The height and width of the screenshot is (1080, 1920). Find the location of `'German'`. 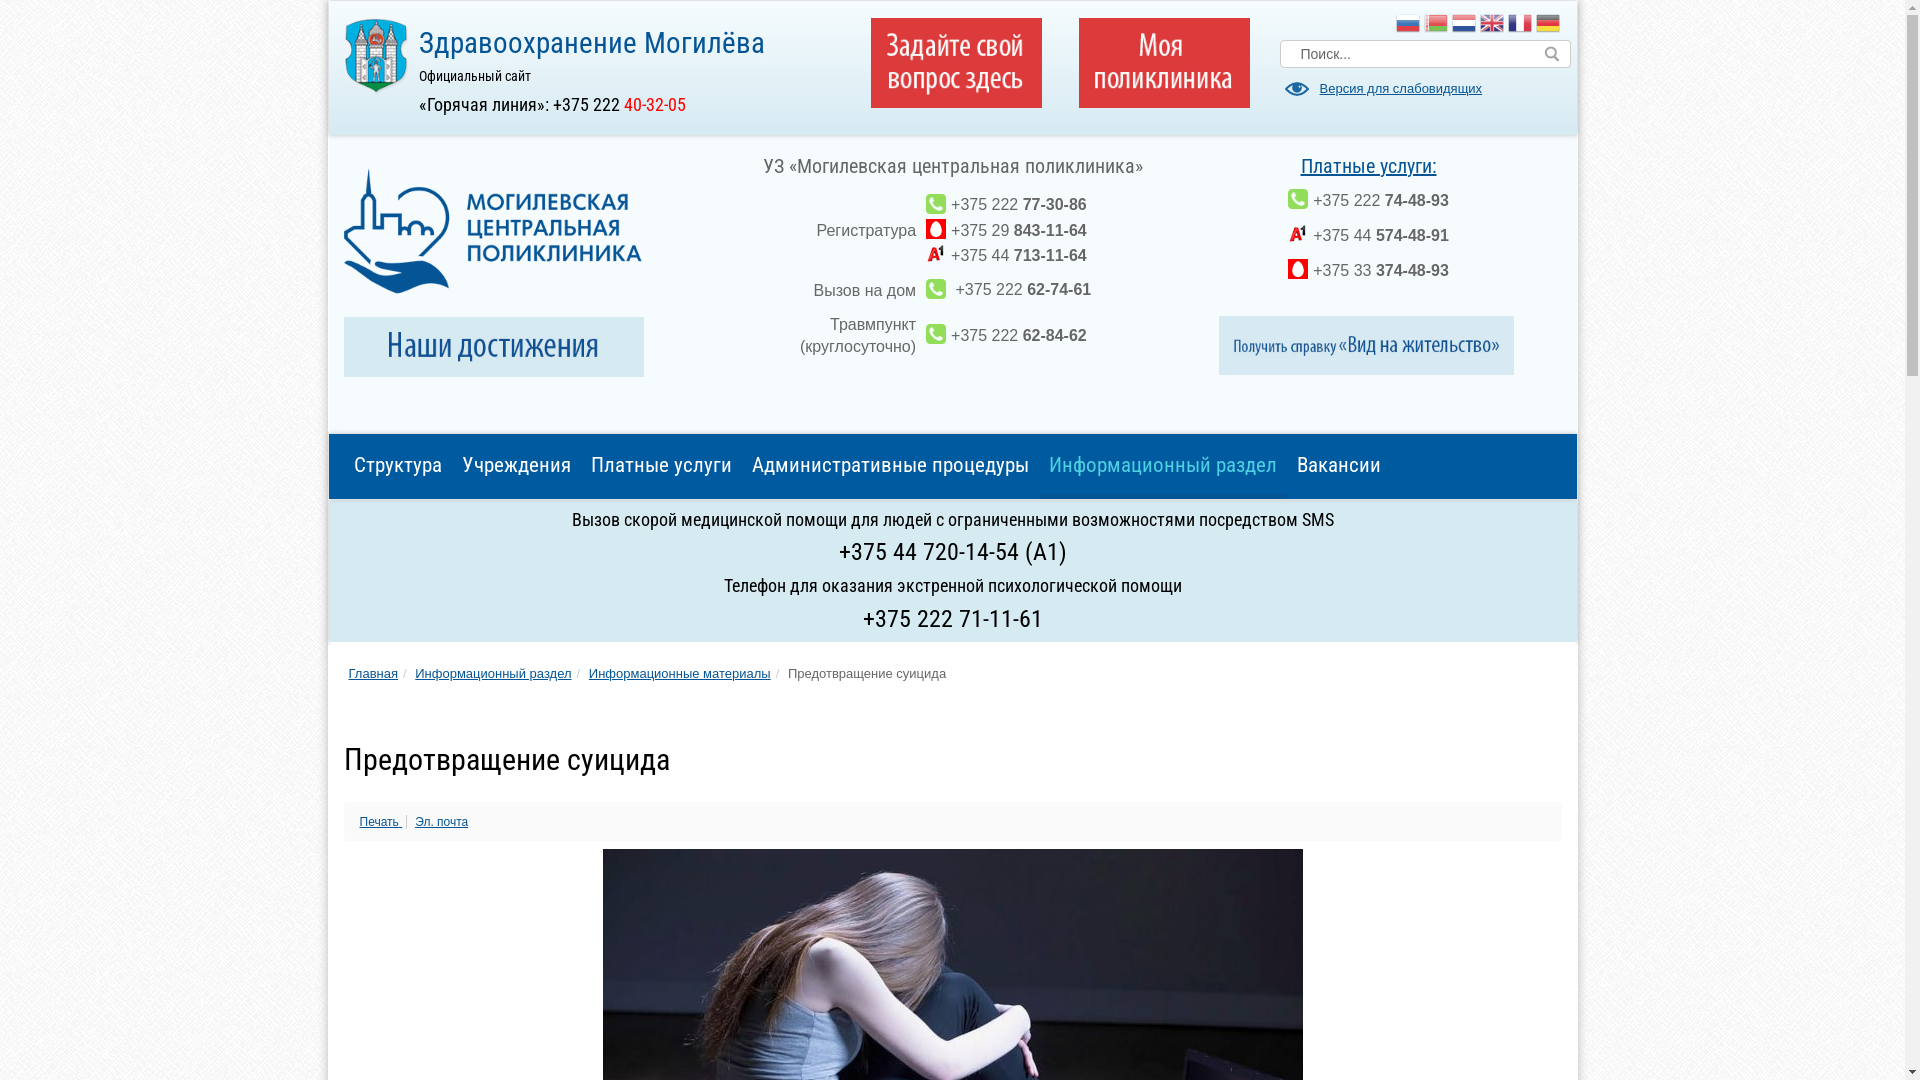

'German' is located at coordinates (1547, 23).